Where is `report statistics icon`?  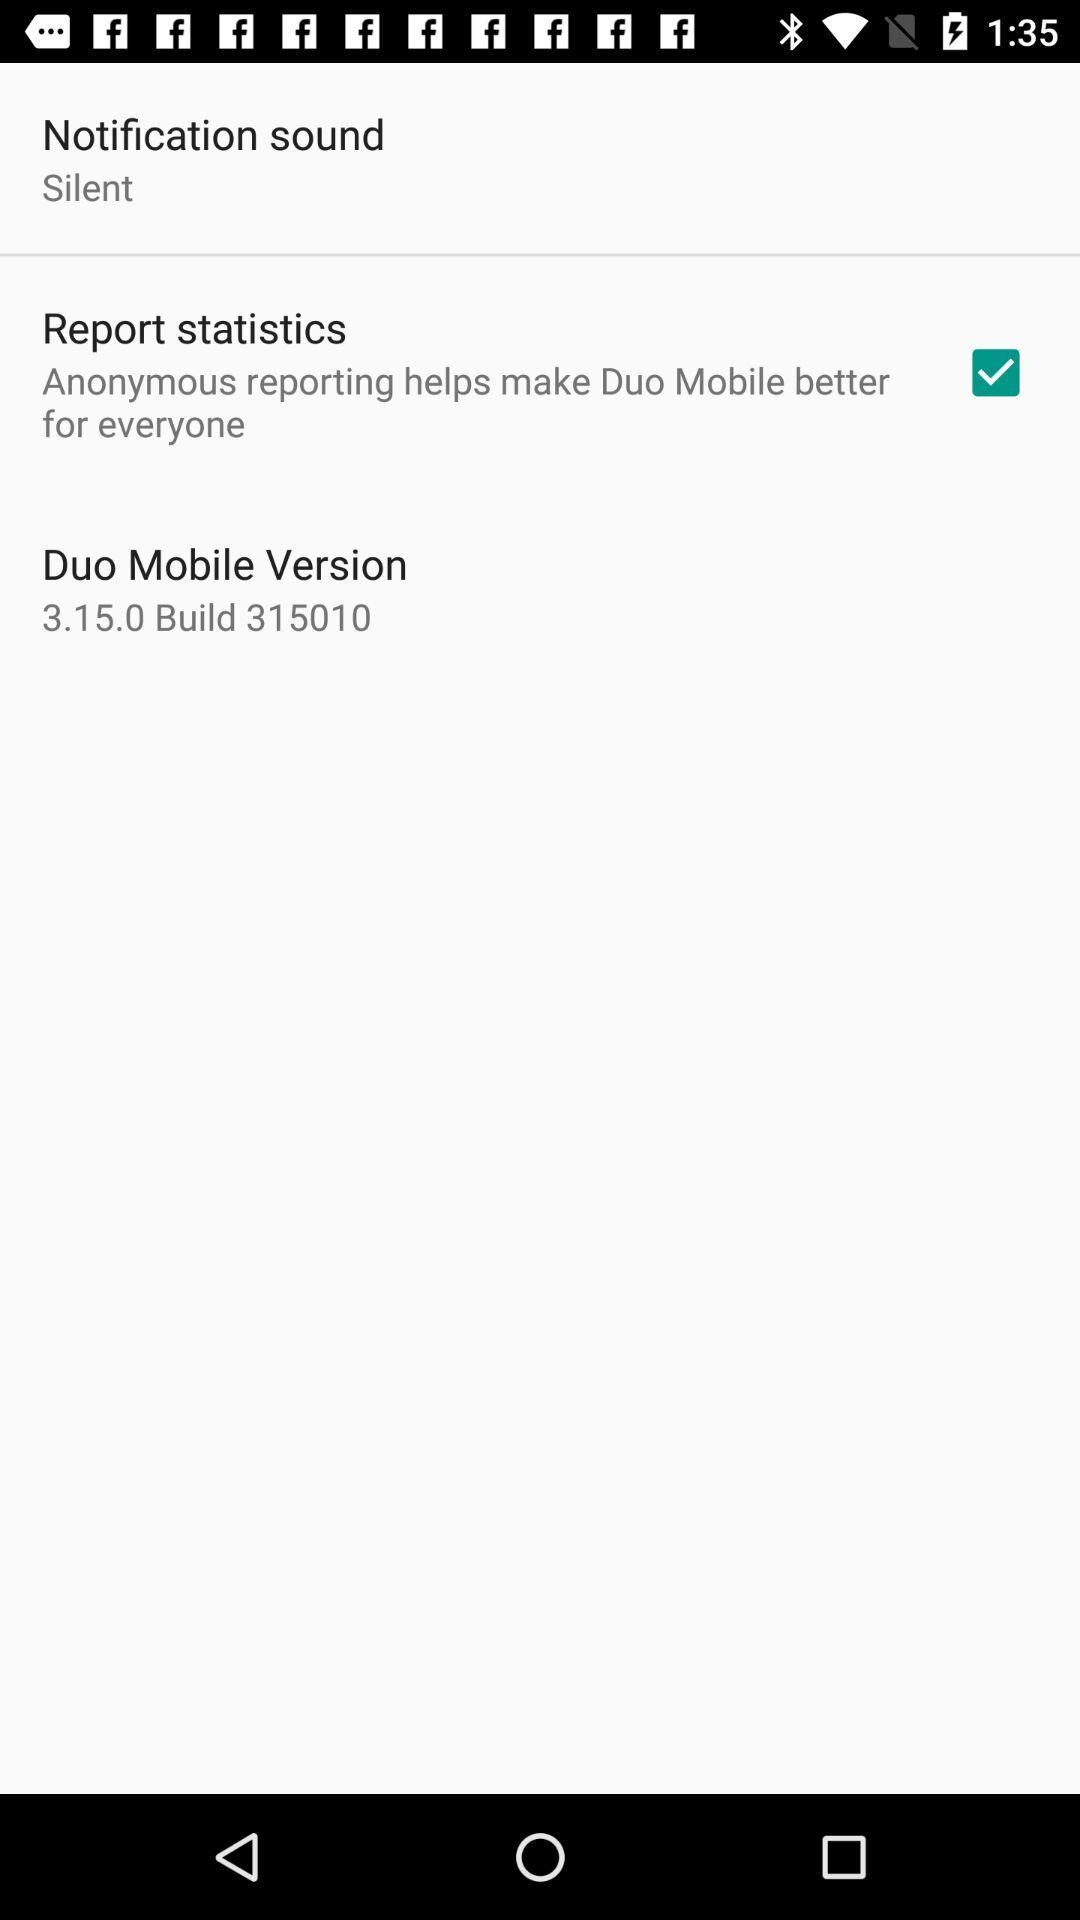 report statistics icon is located at coordinates (194, 326).